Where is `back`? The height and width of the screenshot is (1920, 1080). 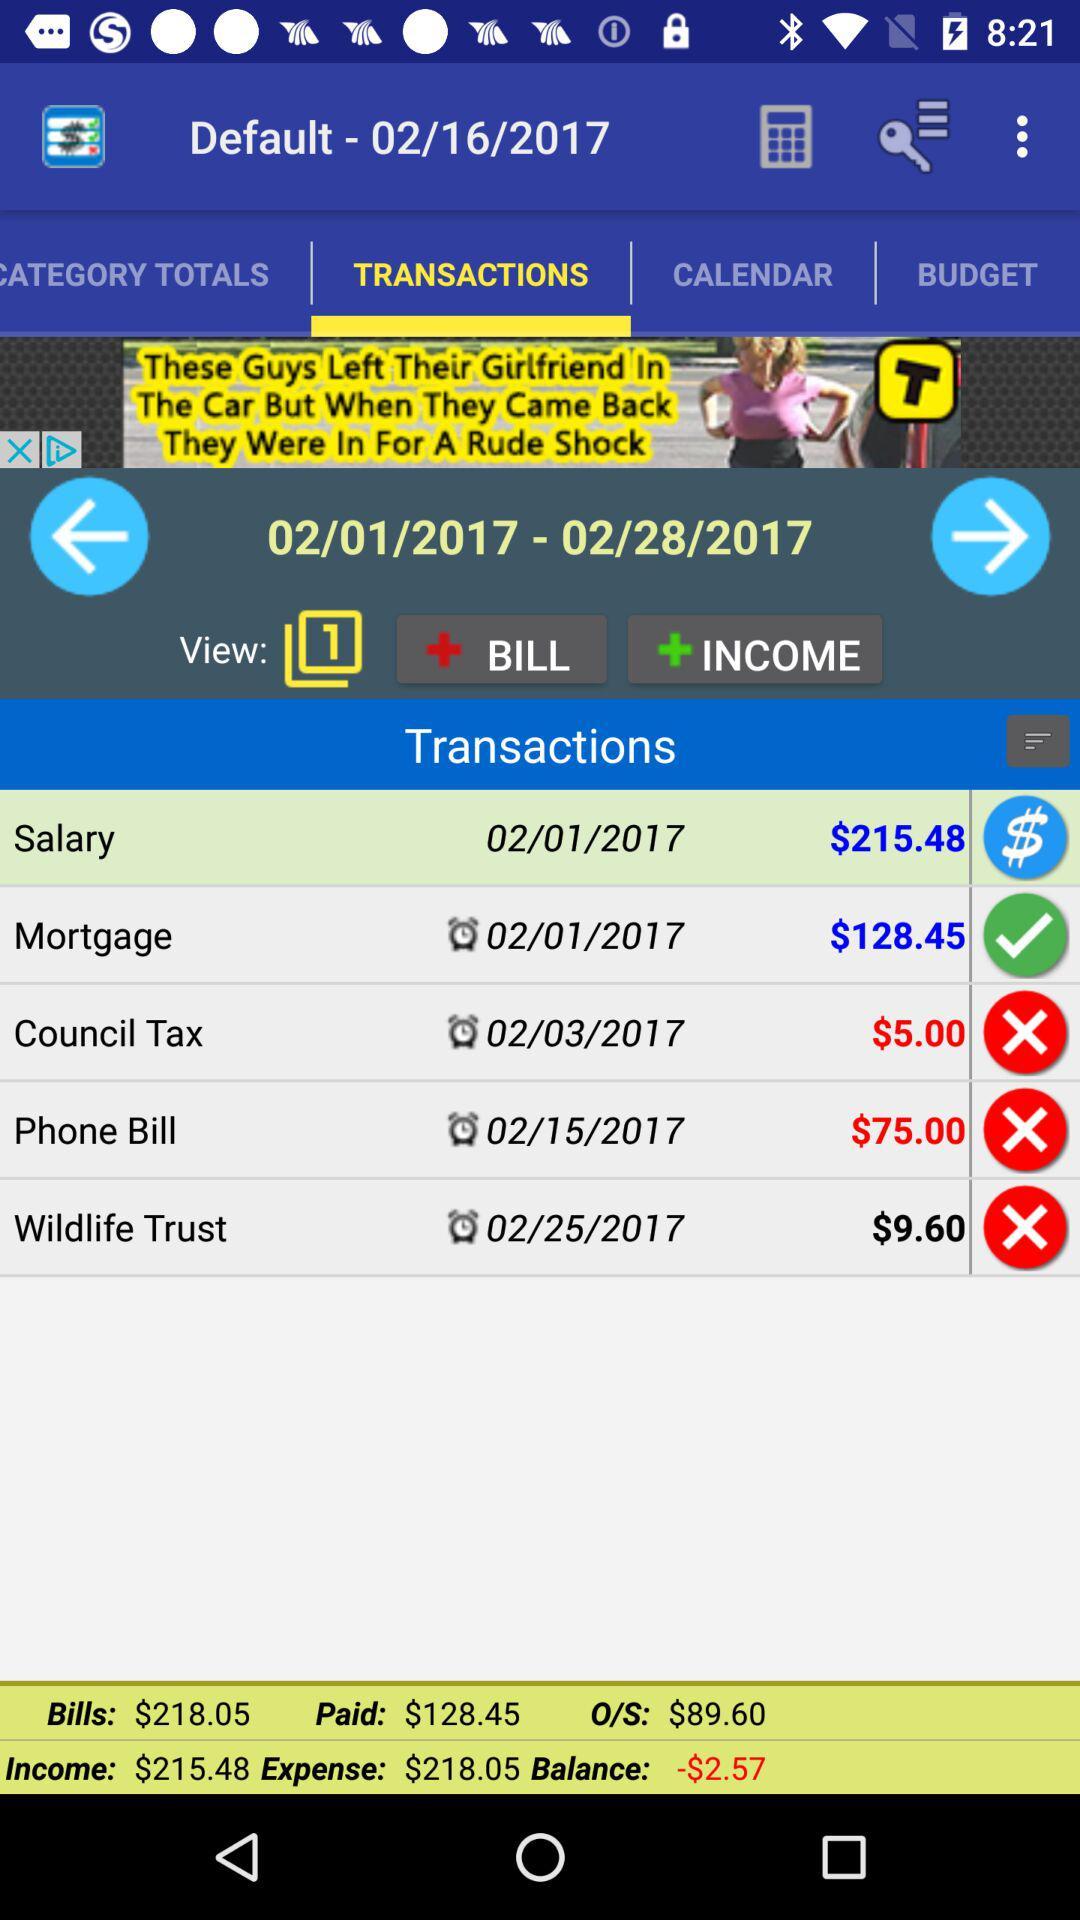
back is located at coordinates (88, 536).